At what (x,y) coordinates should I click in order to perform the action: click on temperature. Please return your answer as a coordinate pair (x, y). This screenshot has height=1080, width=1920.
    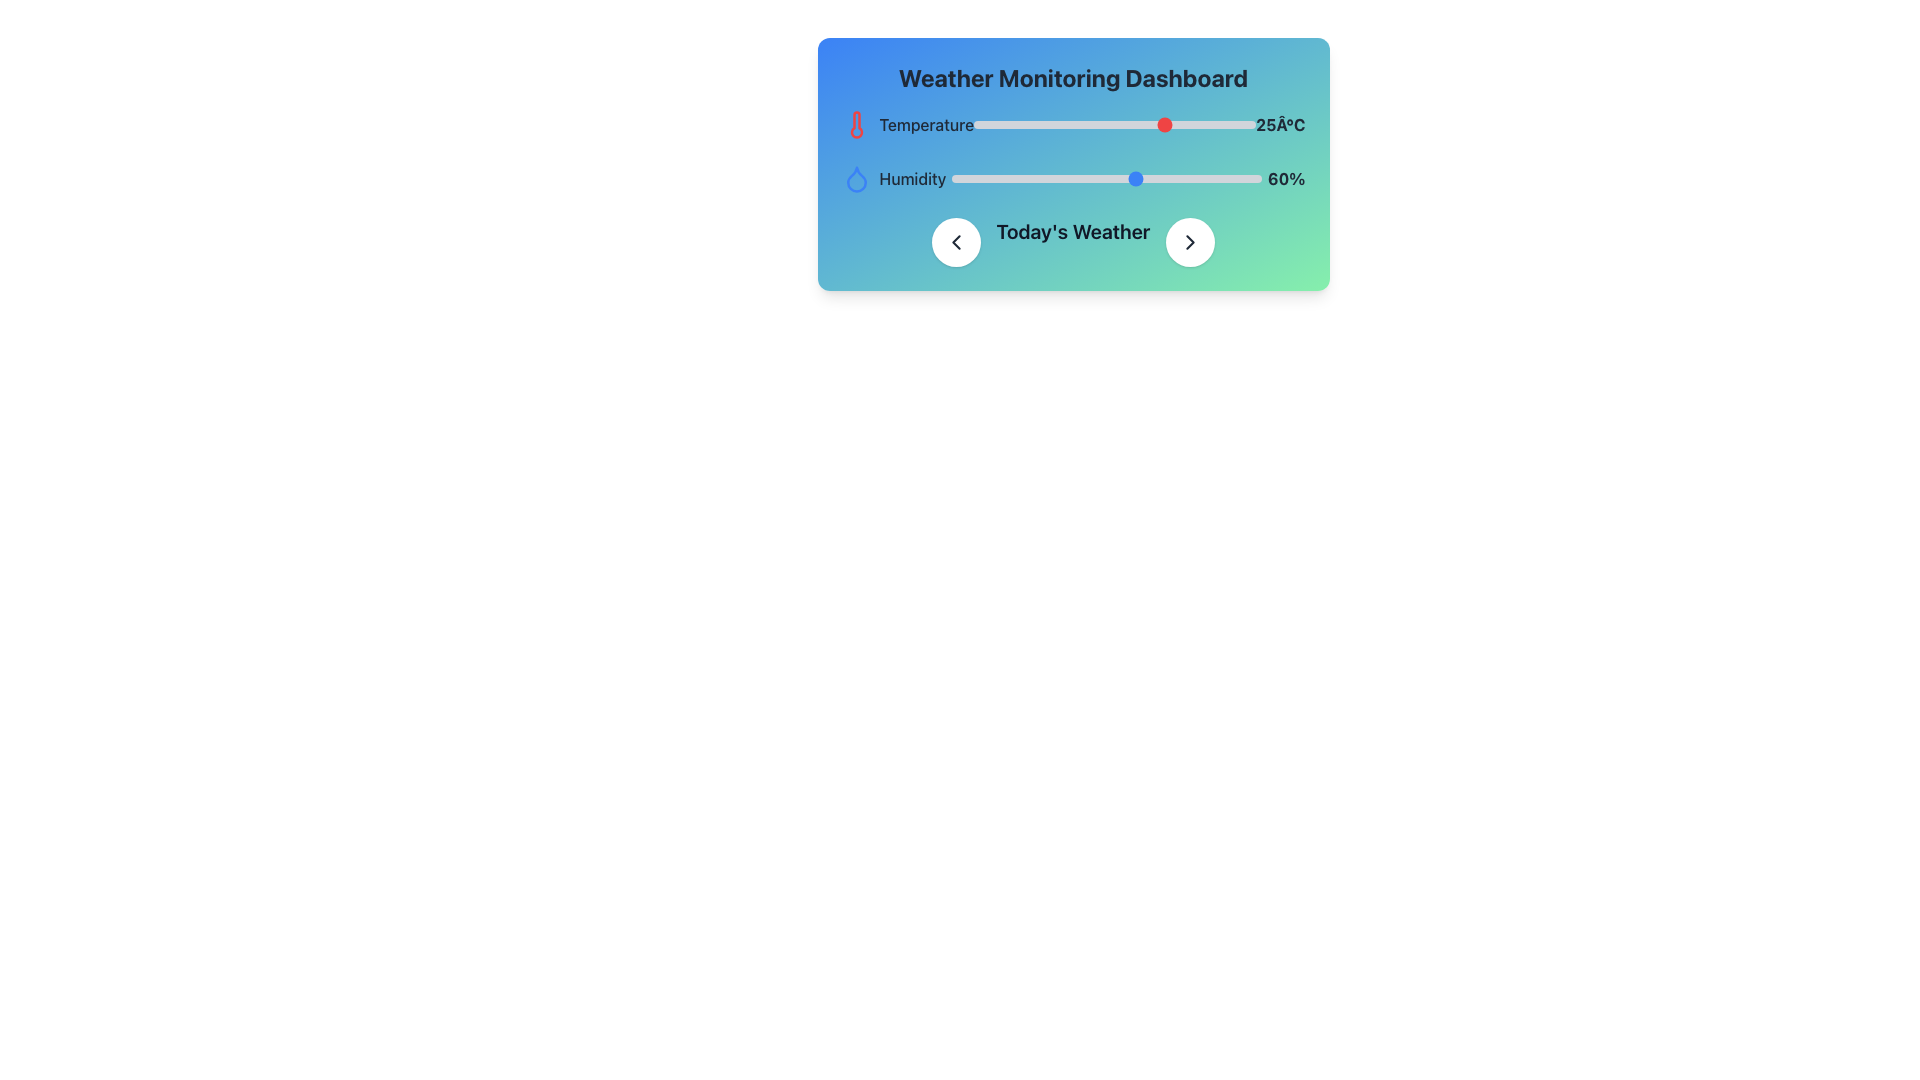
    Looking at the image, I should click on (1205, 124).